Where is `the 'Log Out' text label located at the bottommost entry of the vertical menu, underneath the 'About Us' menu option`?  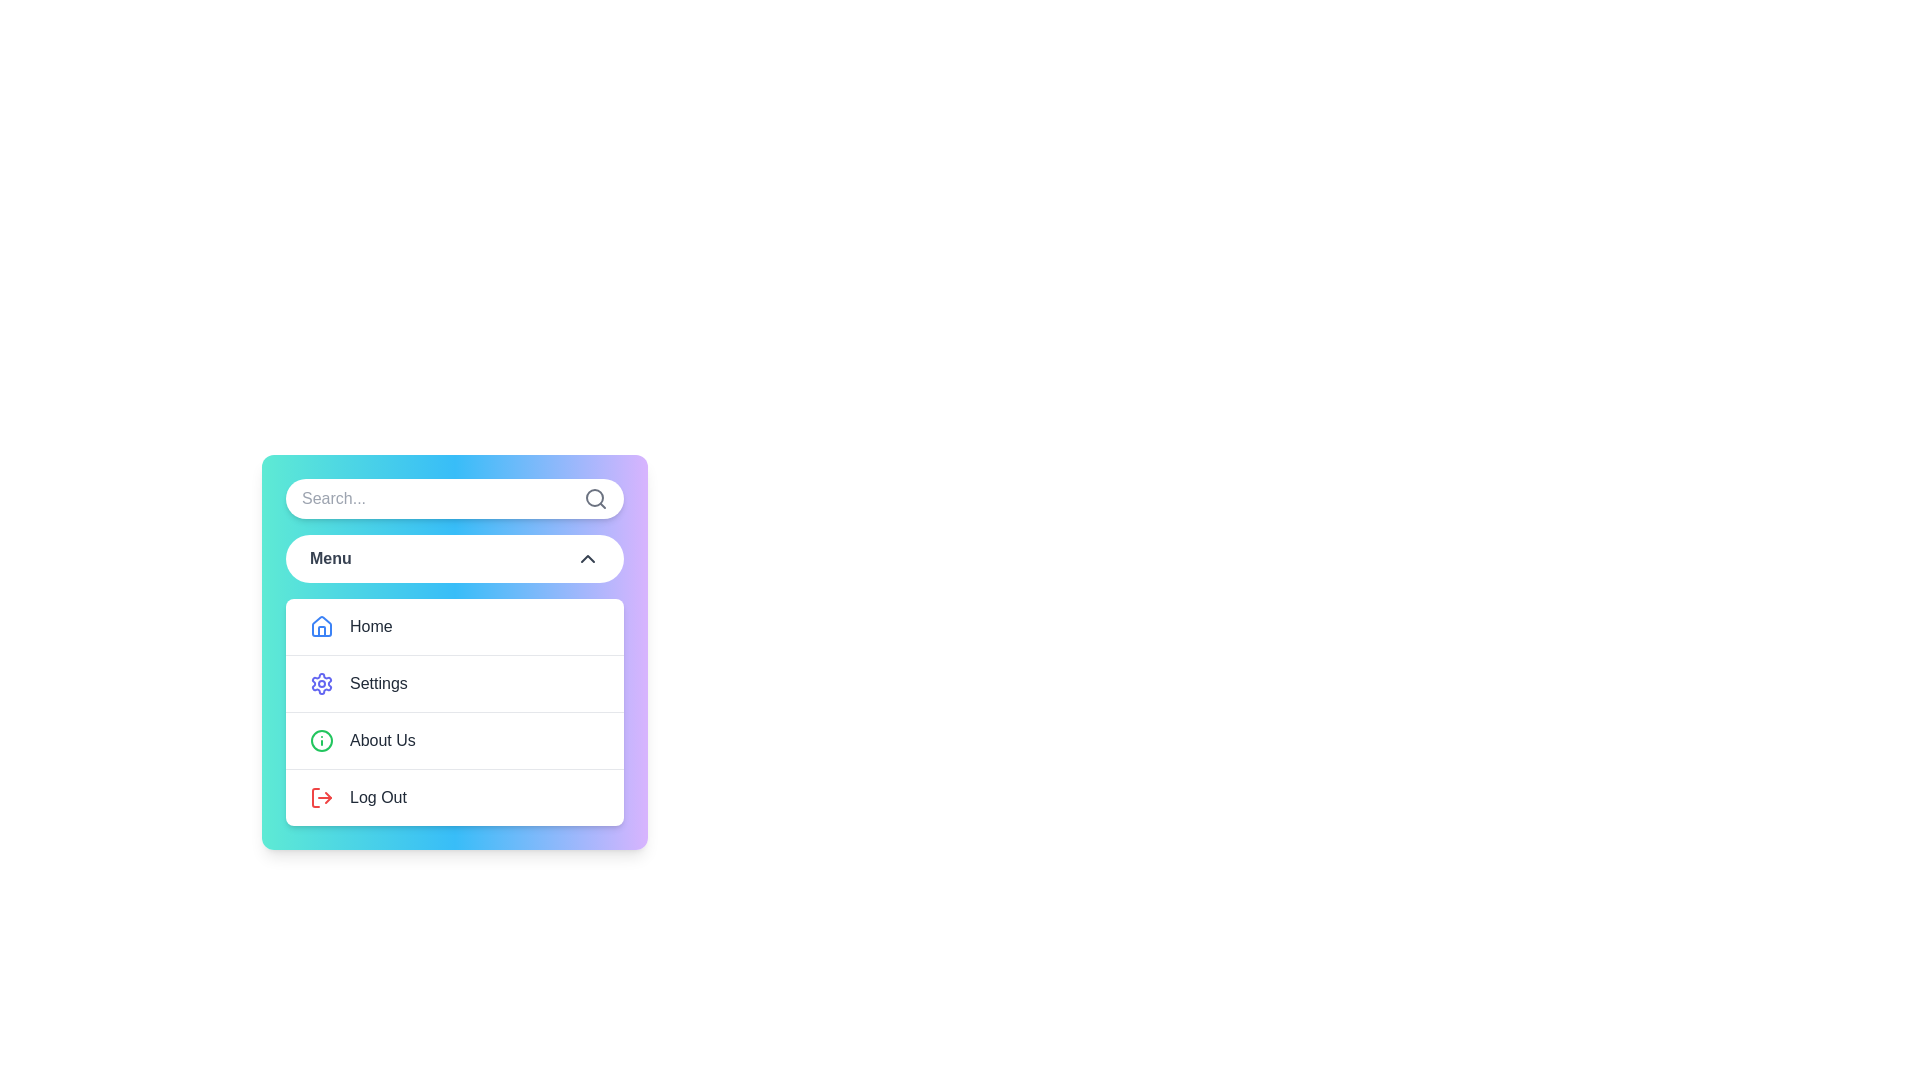 the 'Log Out' text label located at the bottommost entry of the vertical menu, underneath the 'About Us' menu option is located at coordinates (378, 797).